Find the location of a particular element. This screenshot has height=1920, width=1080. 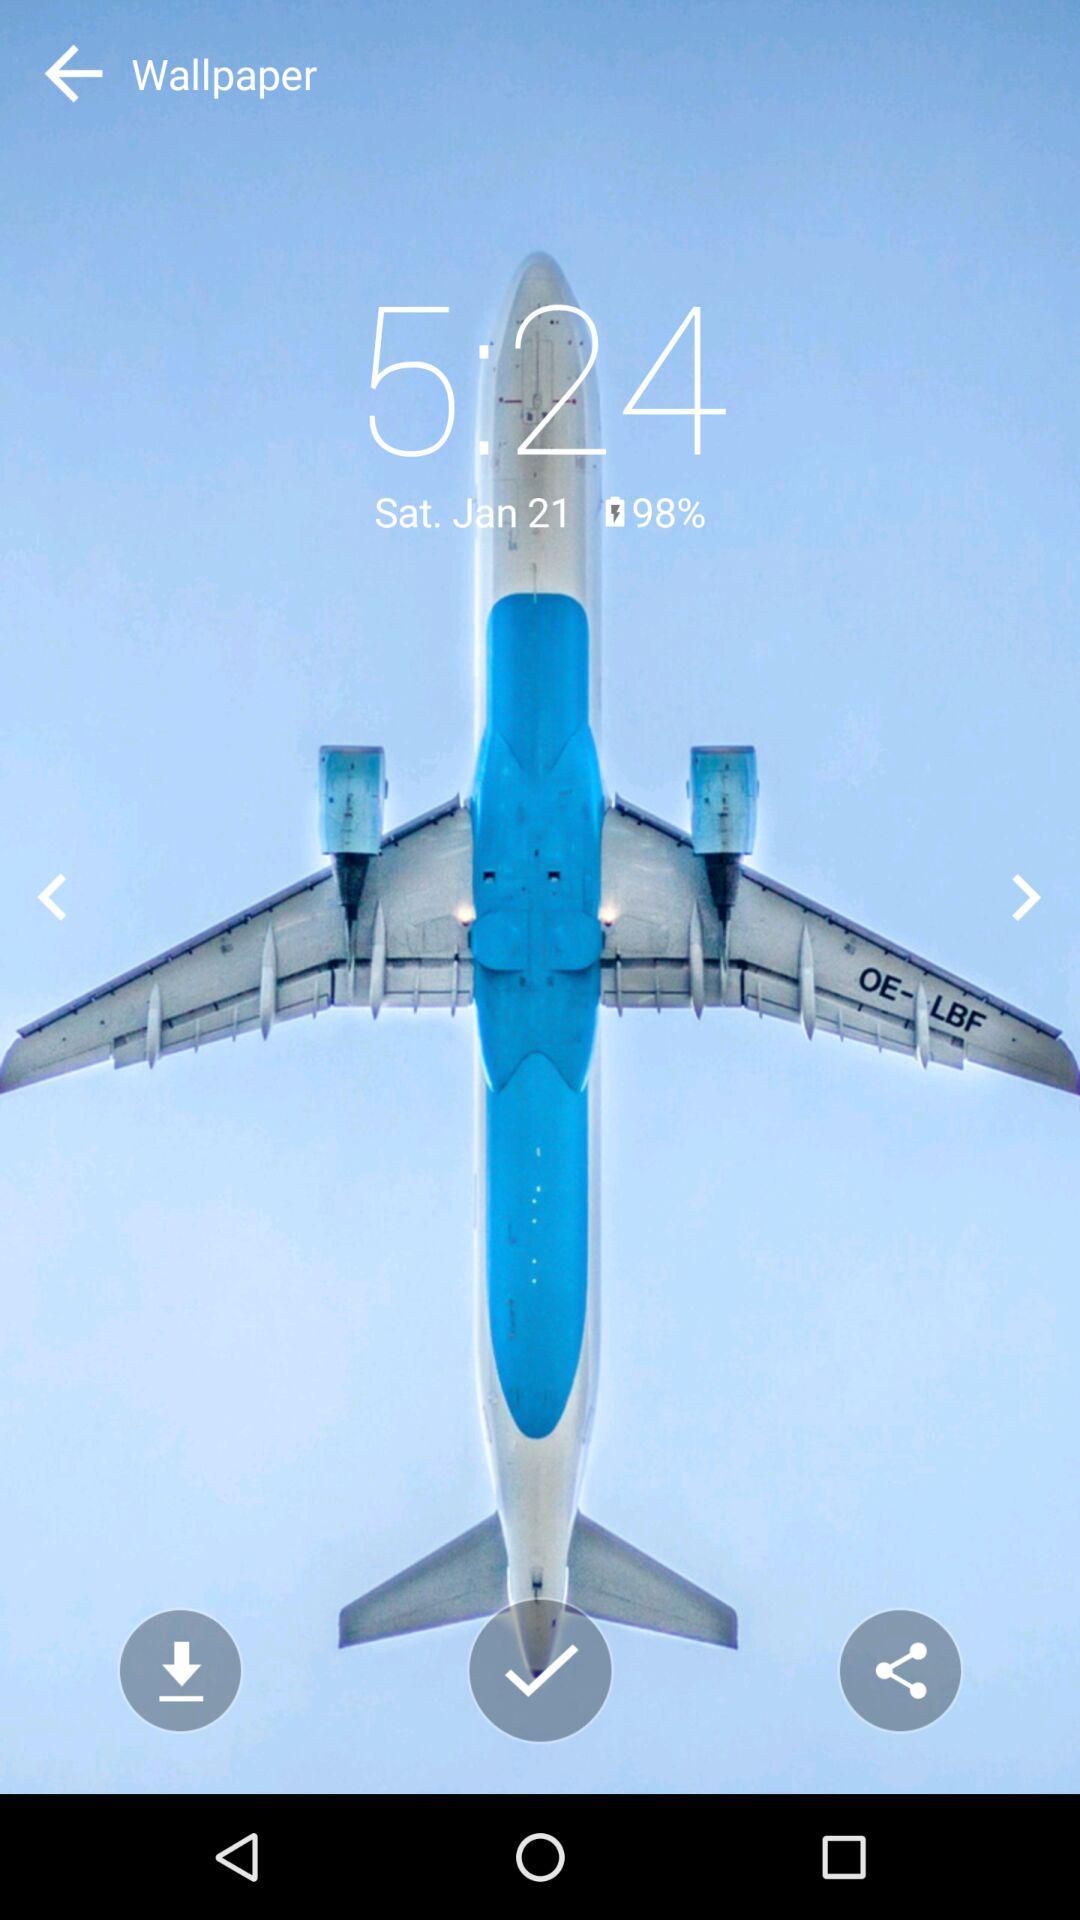

select is located at coordinates (540, 1670).